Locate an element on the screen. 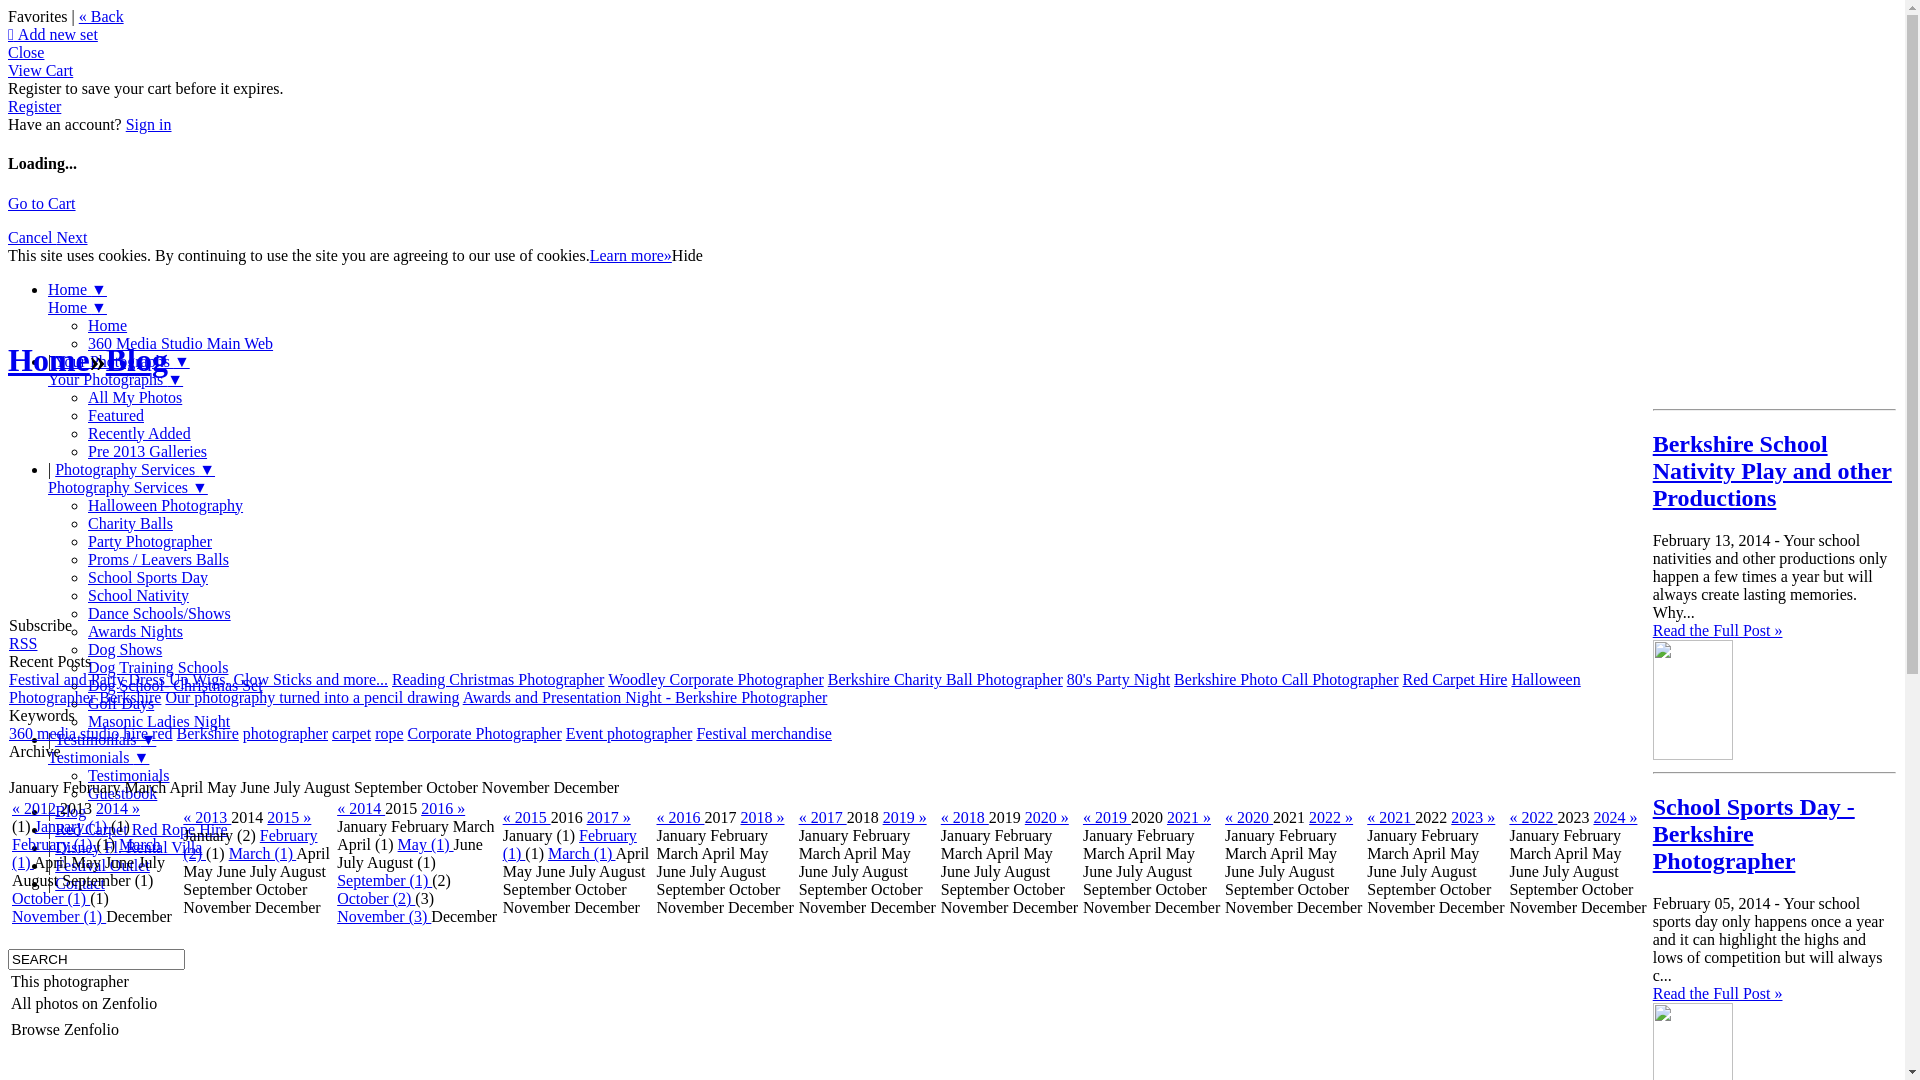  'Dog Shows' is located at coordinates (123, 649).